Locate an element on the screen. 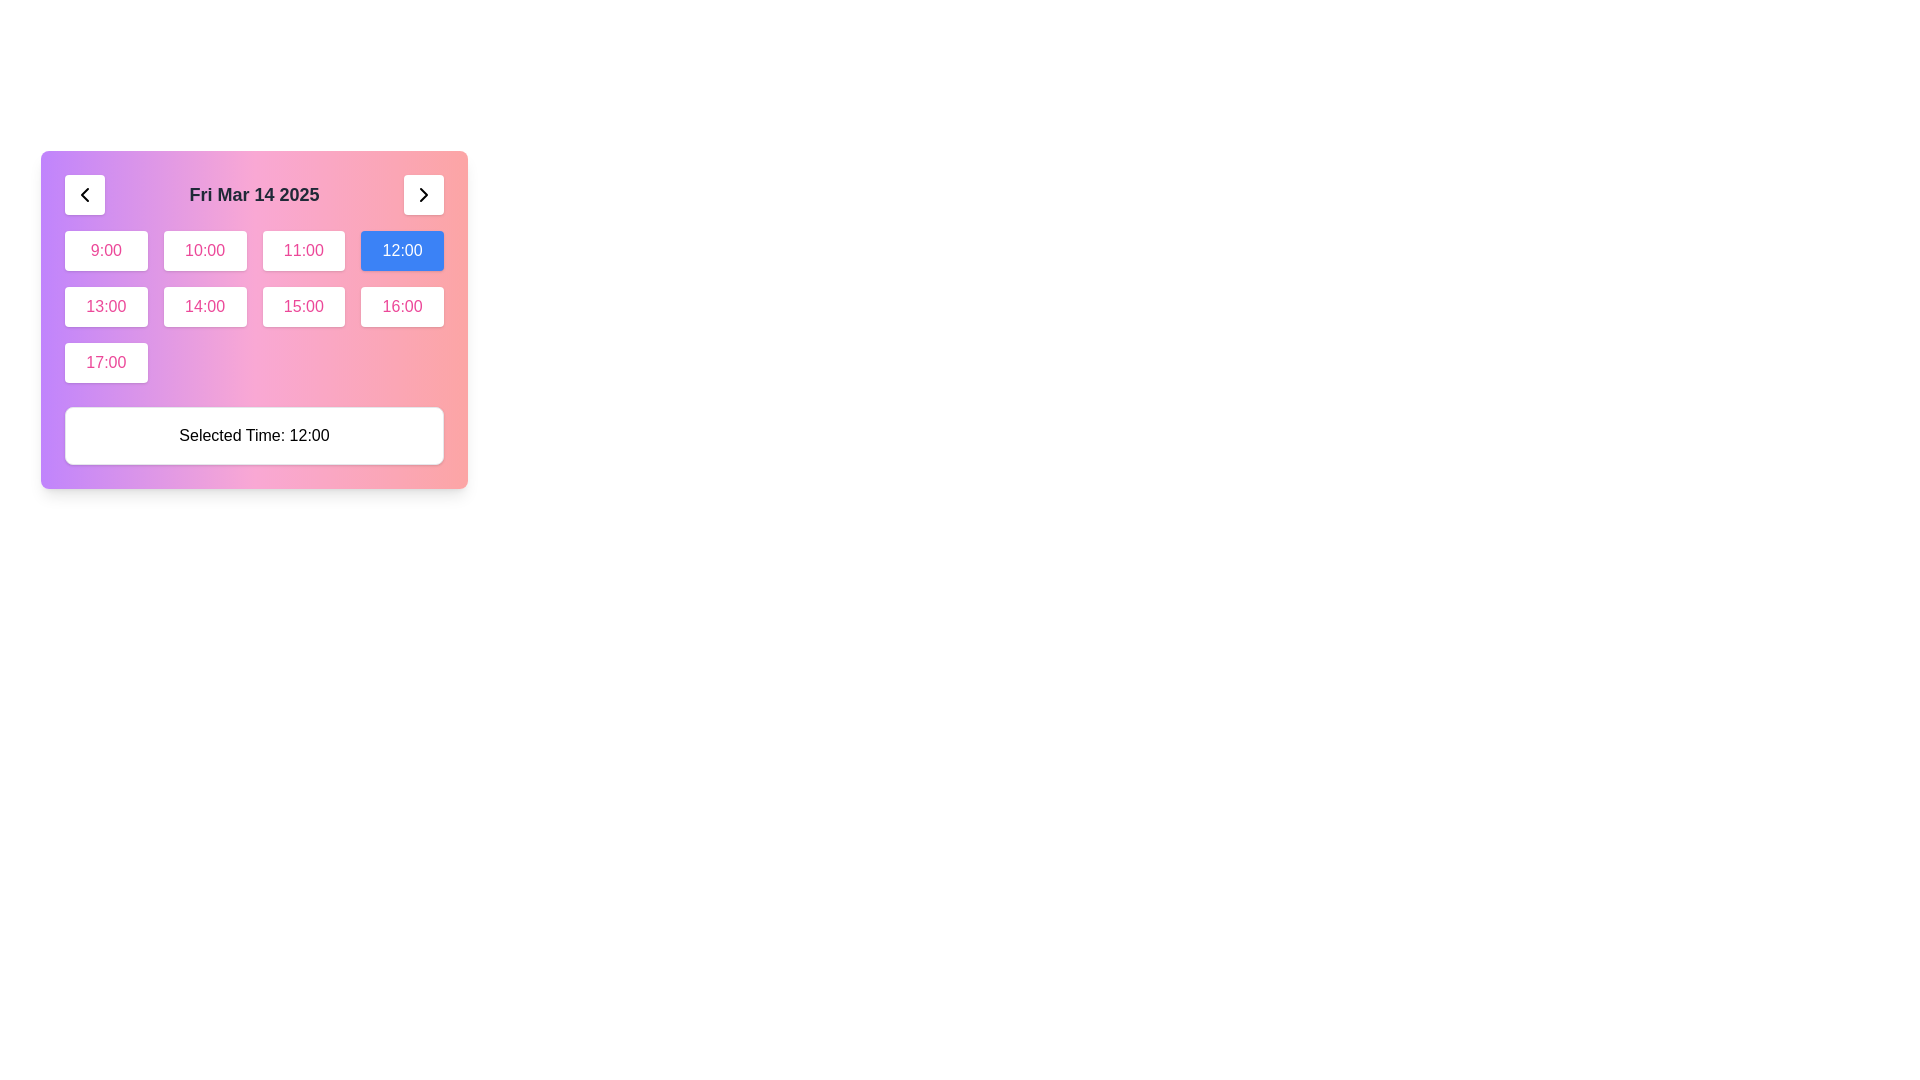 The image size is (1920, 1080). the first button in the grid layout is located at coordinates (105, 249).